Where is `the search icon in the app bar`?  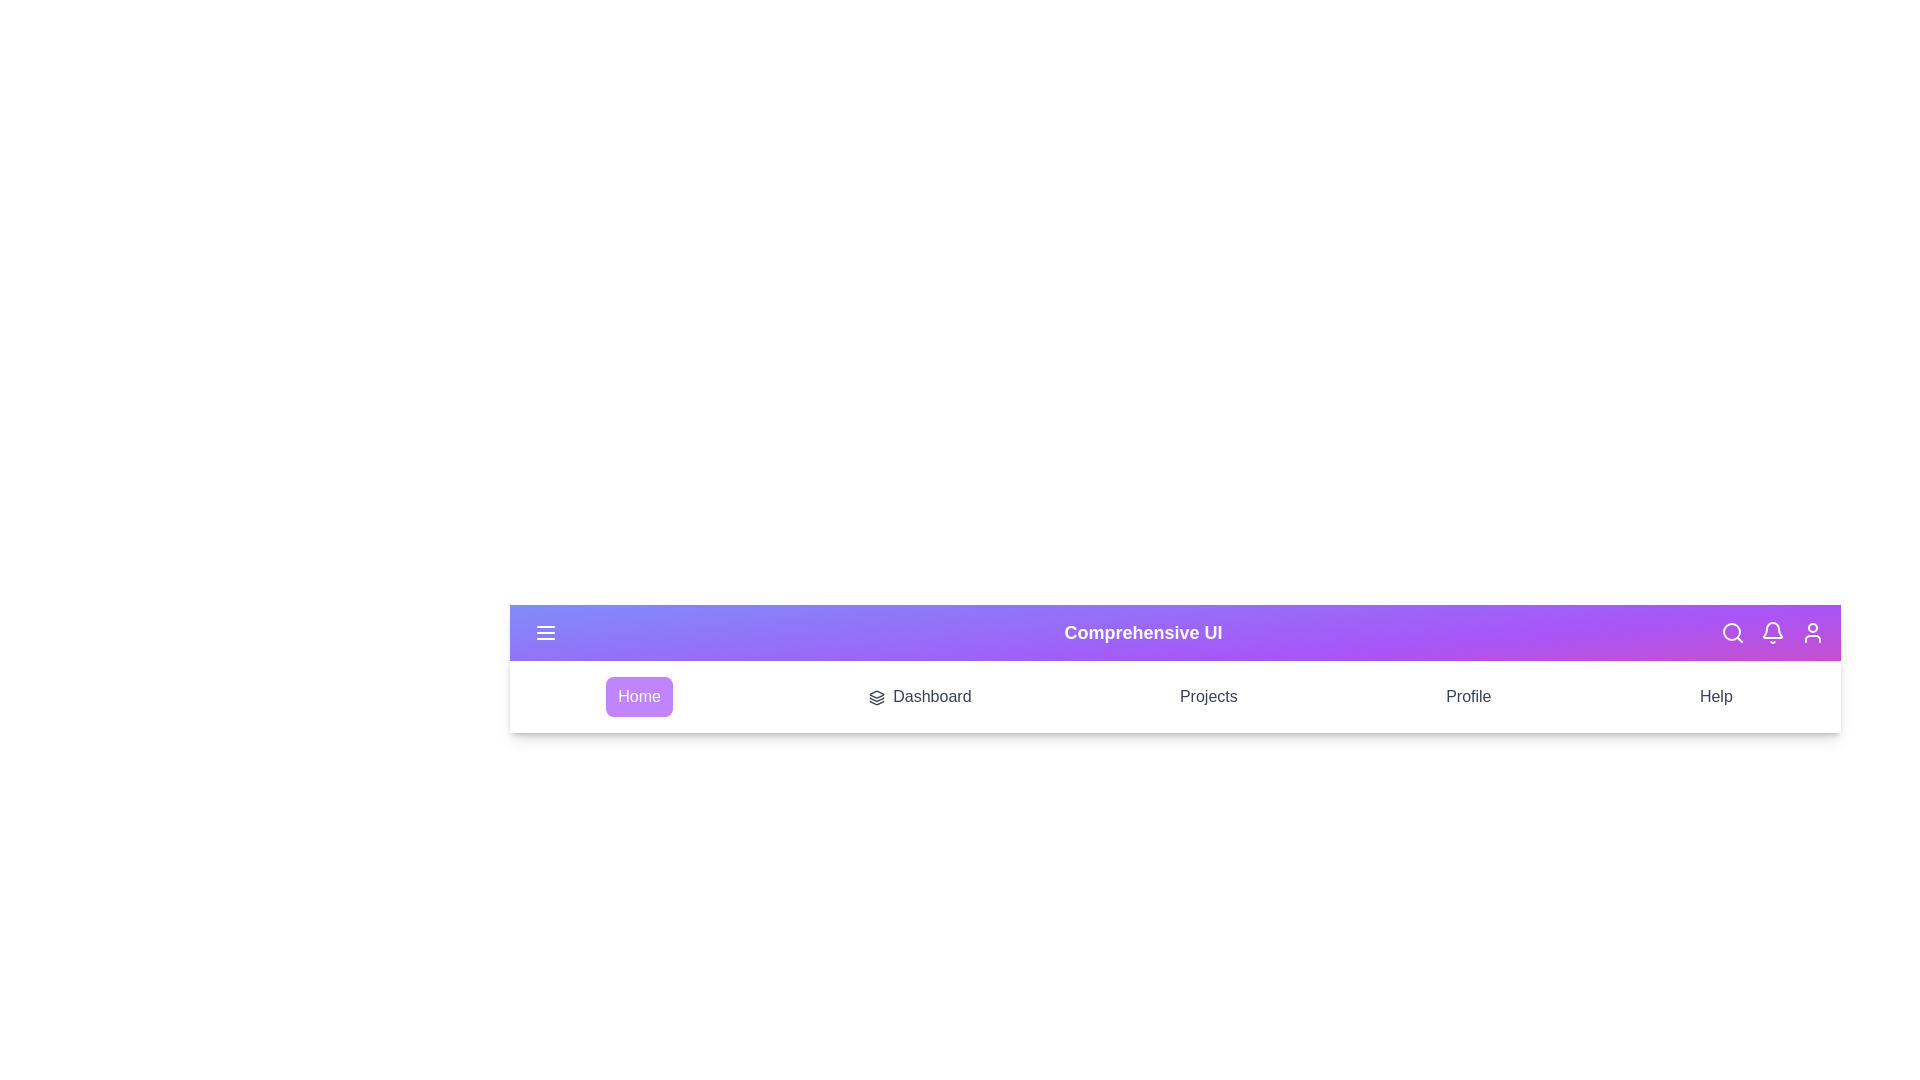
the search icon in the app bar is located at coordinates (1731, 632).